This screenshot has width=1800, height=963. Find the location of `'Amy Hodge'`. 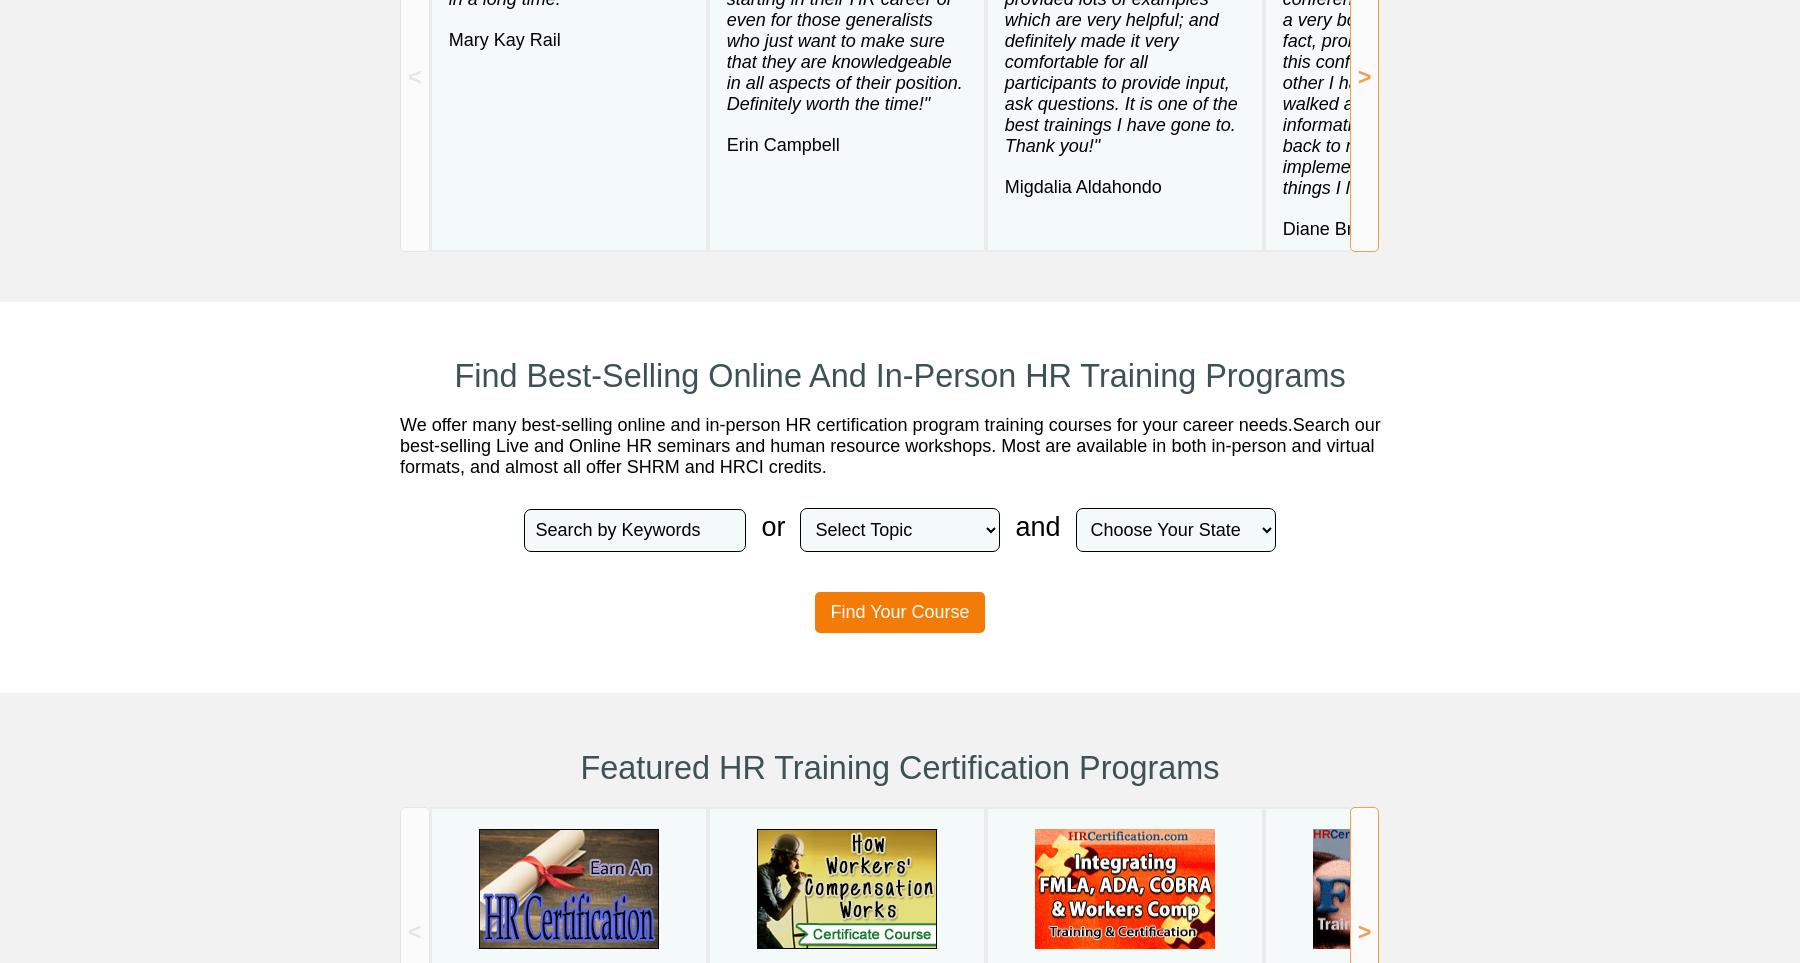

'Amy Hodge' is located at coordinates (1606, 164).